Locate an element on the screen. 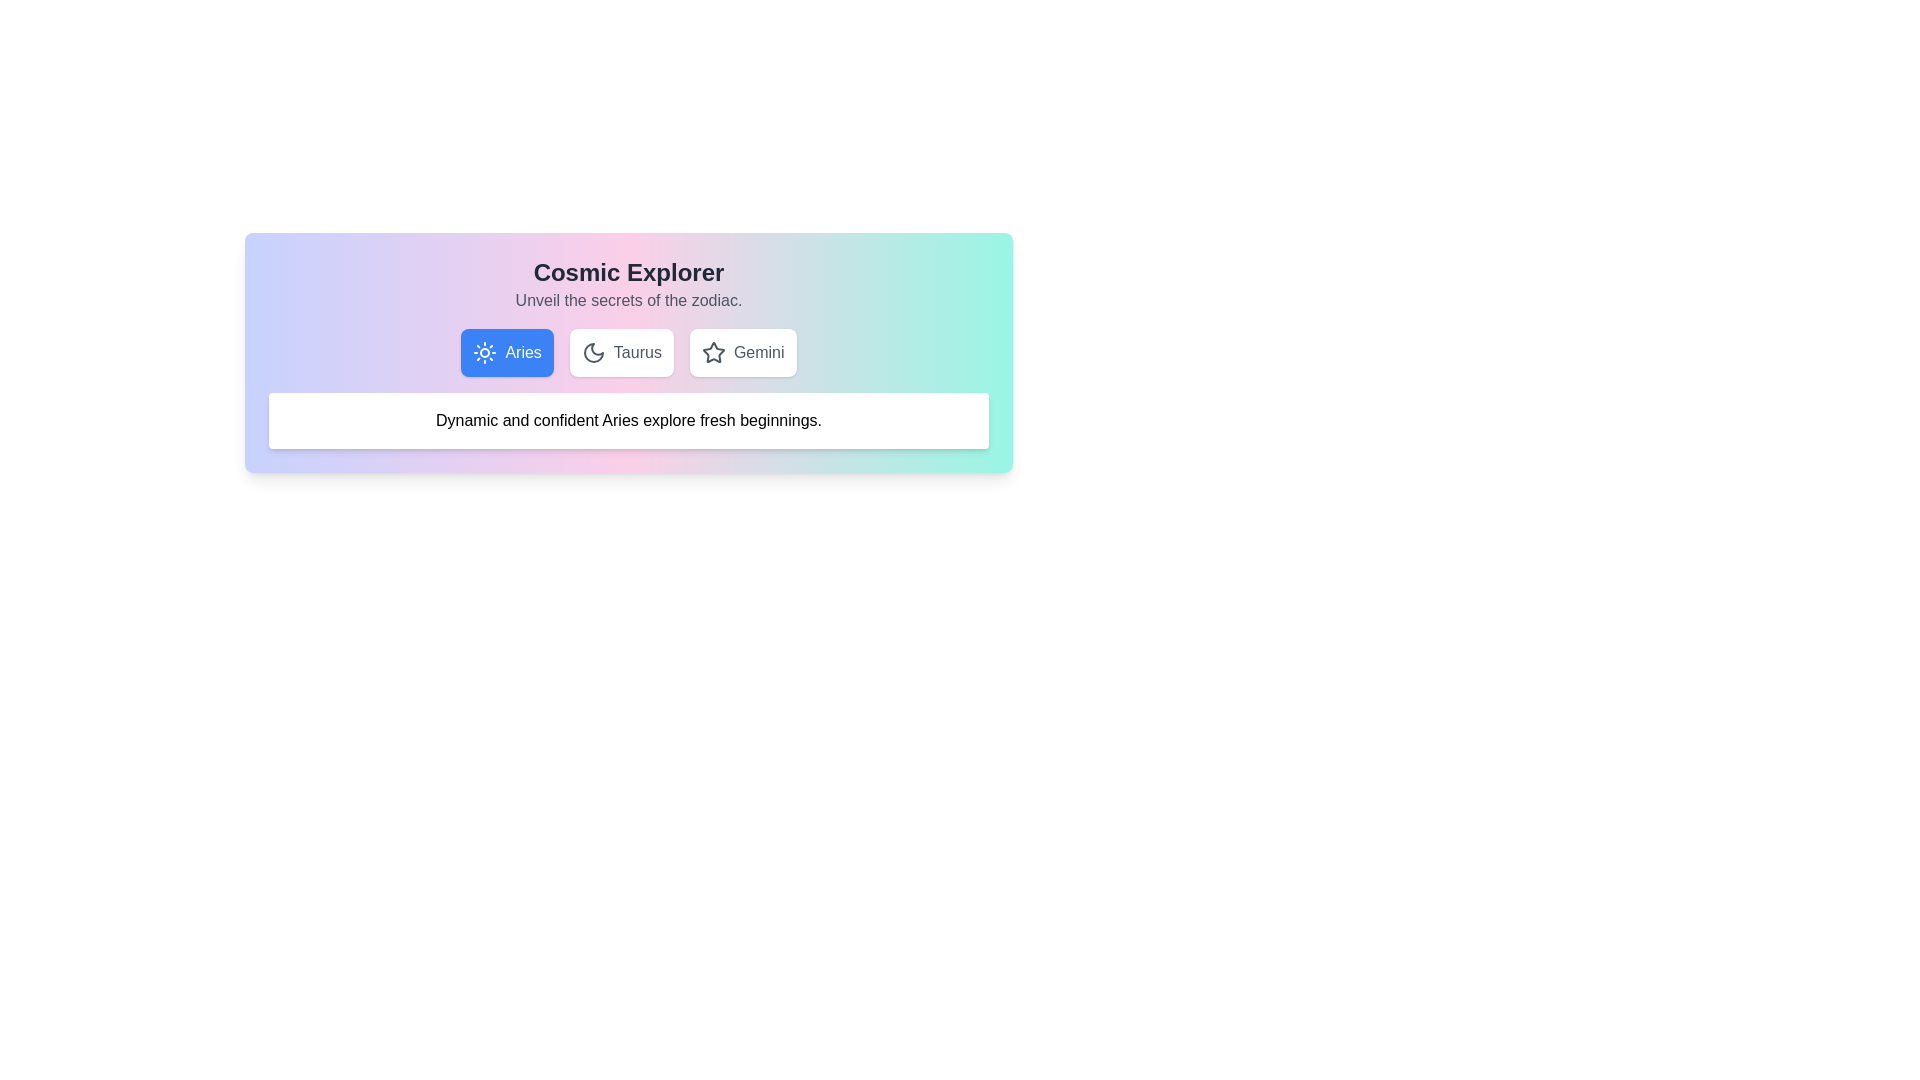 Image resolution: width=1920 pixels, height=1080 pixels. the Aries tab to switch the active tab is located at coordinates (507, 352).